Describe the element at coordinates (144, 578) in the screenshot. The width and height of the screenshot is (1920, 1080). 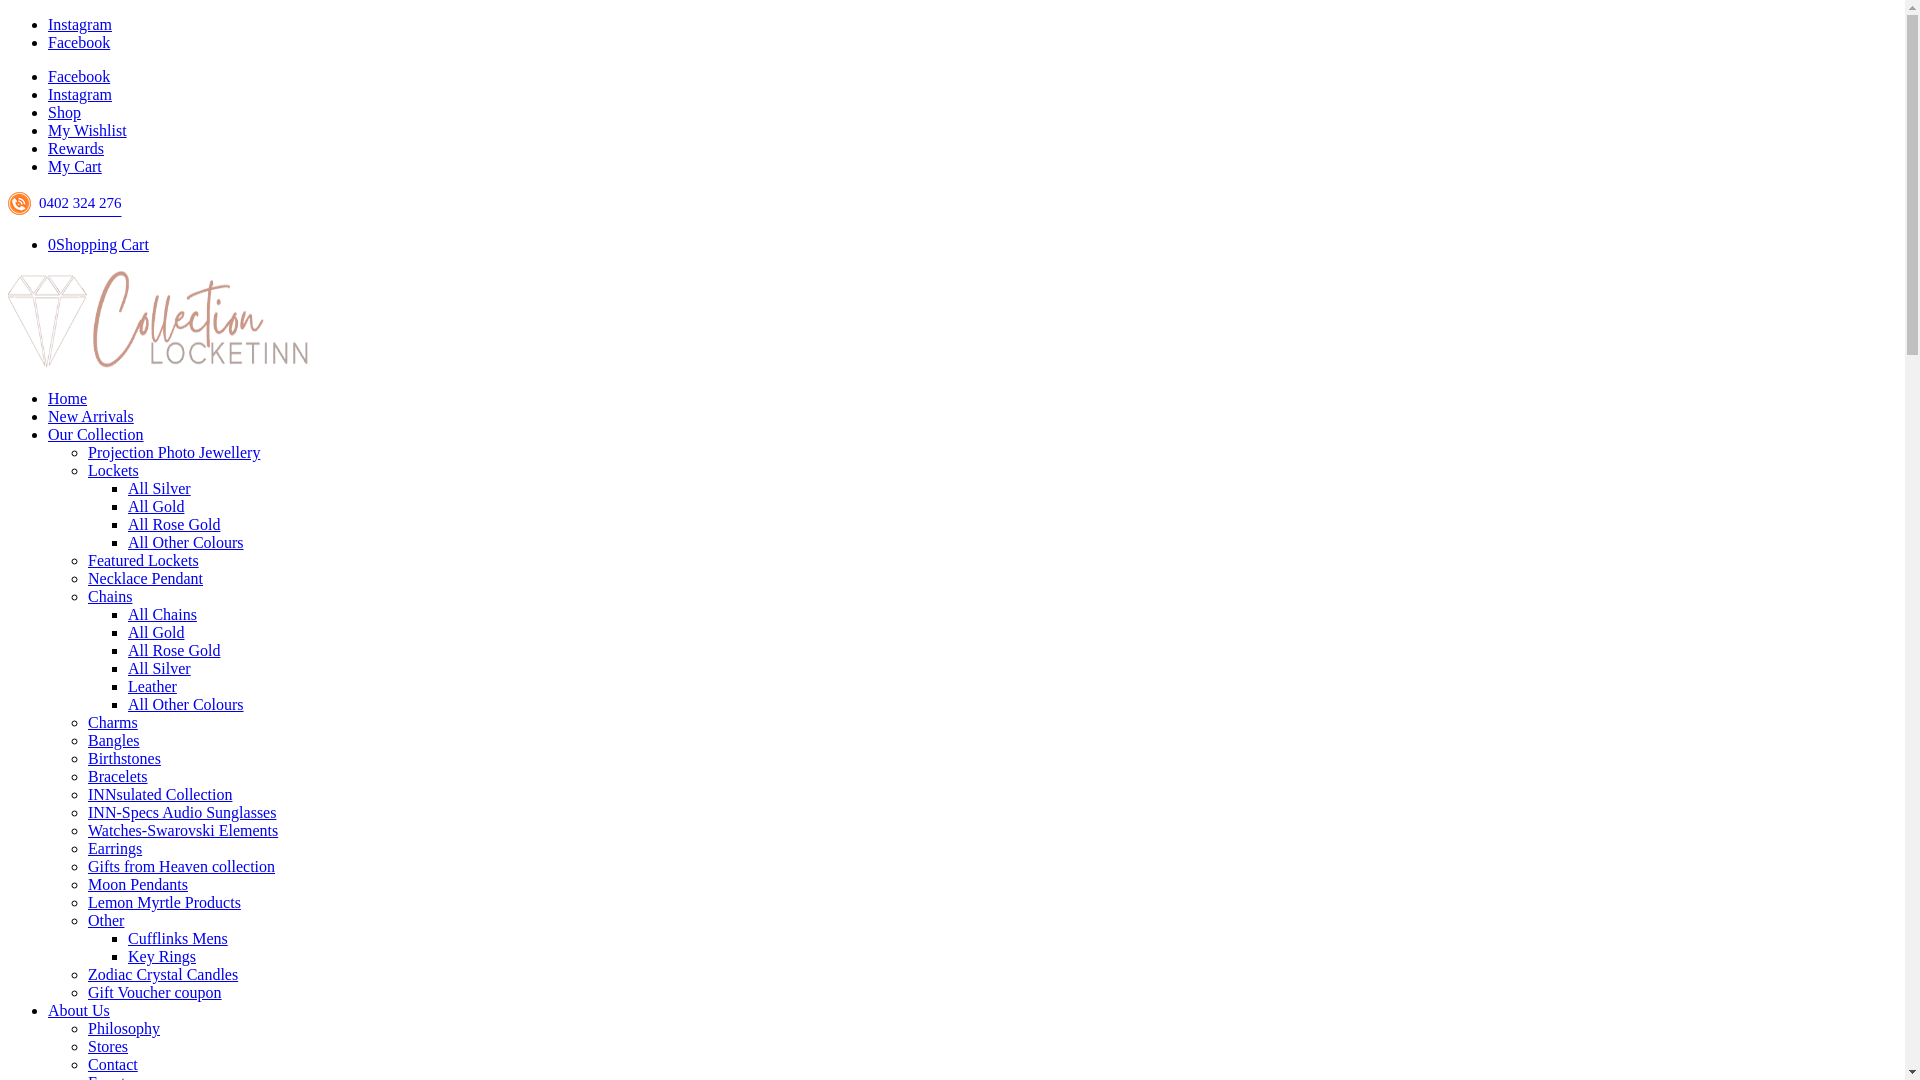
I see `'Necklace Pendant'` at that location.